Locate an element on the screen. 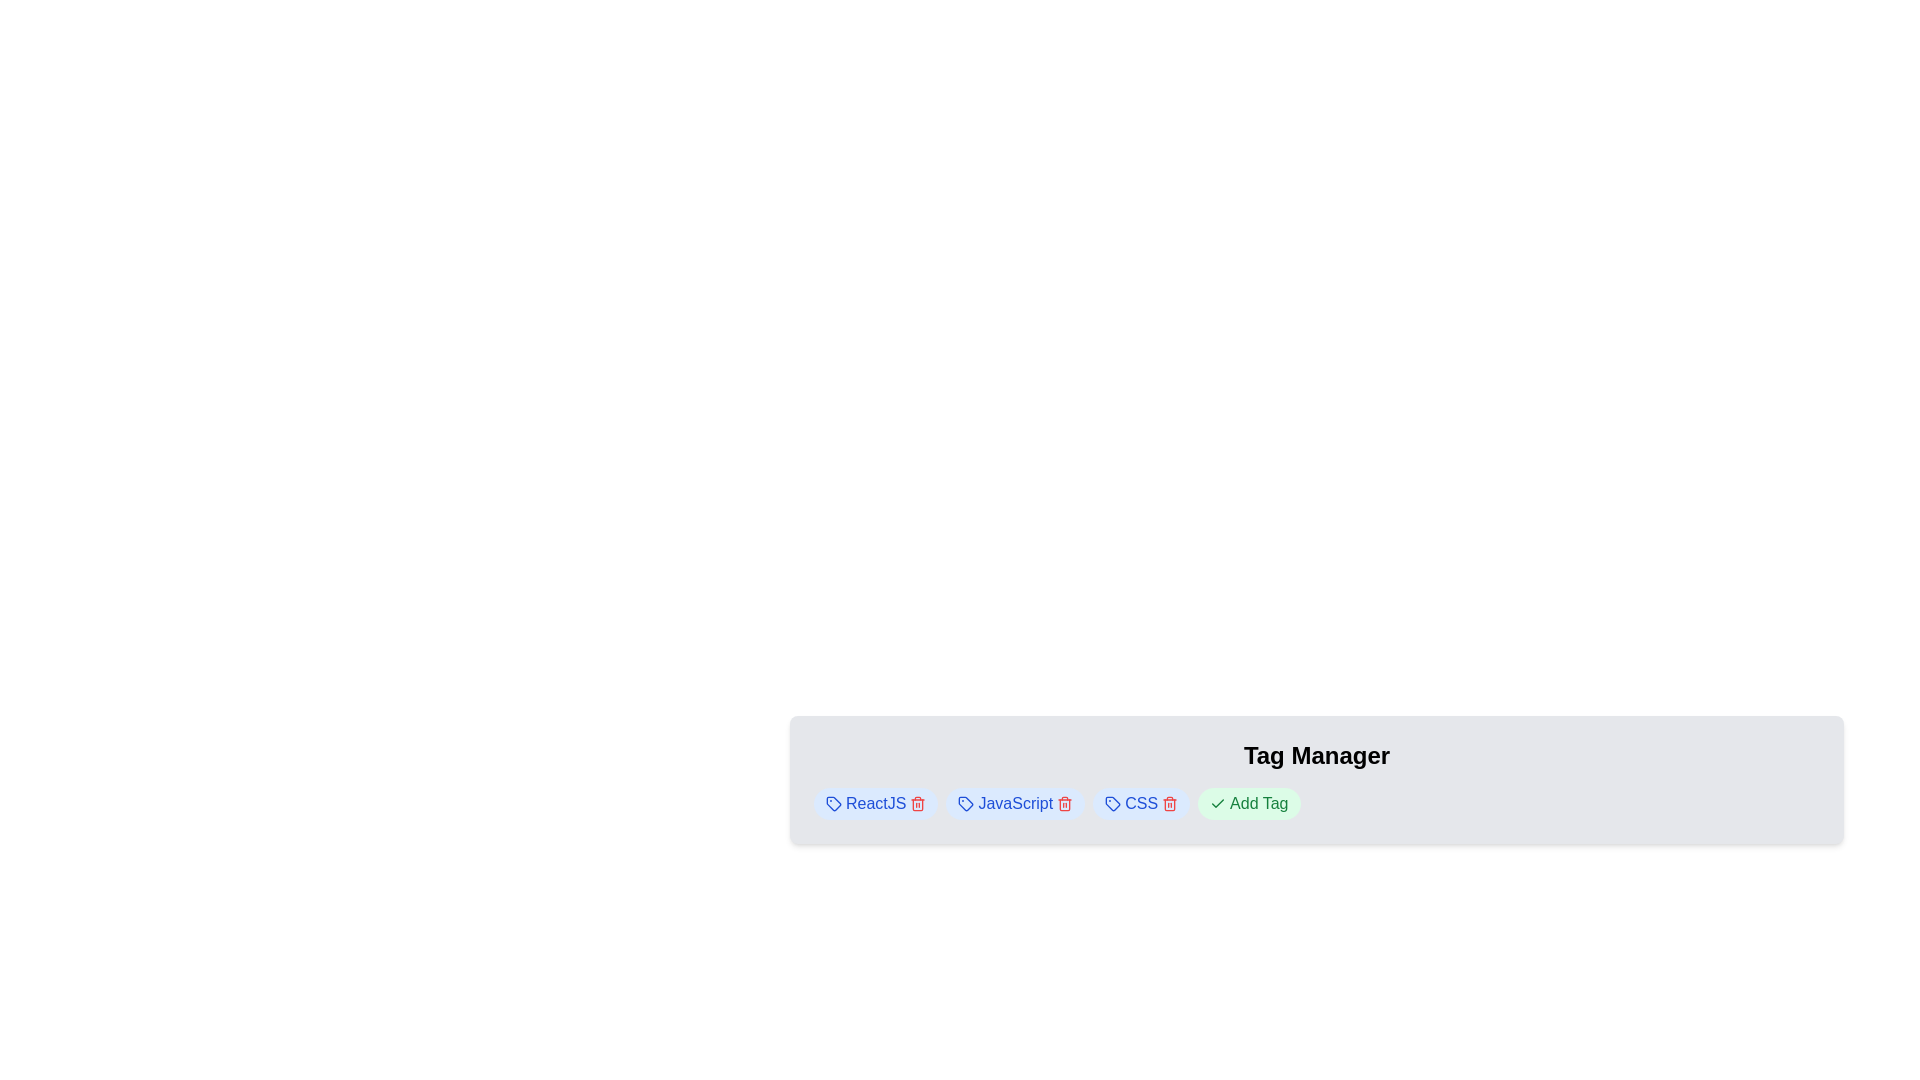 This screenshot has height=1080, width=1920. the delete icon on the 'ReactJS' tag component, which is the first tag in a horizontal list is located at coordinates (876, 802).